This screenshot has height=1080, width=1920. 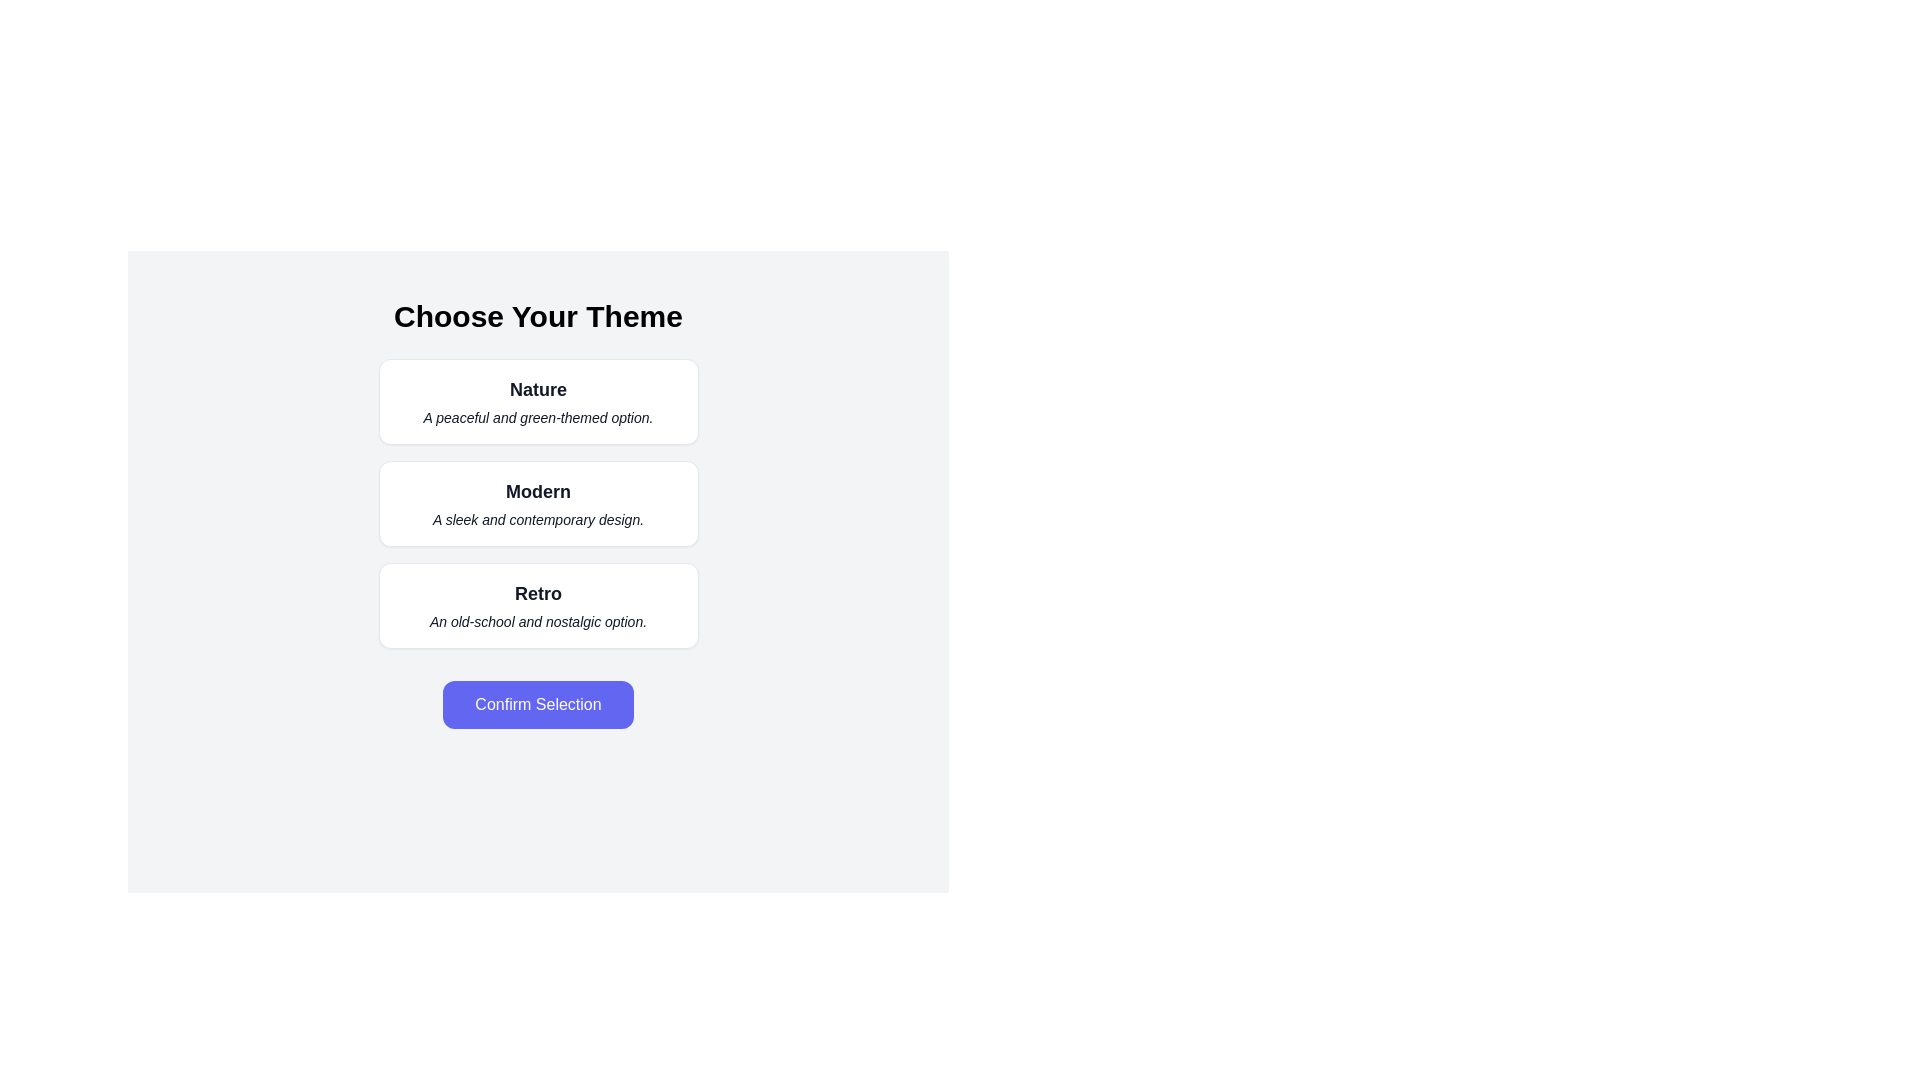 I want to click on the text label reading 'Nature', which is styled in a bold and slightly larger font, positioned above a secondary text in the theme selection interface, so click(x=538, y=389).